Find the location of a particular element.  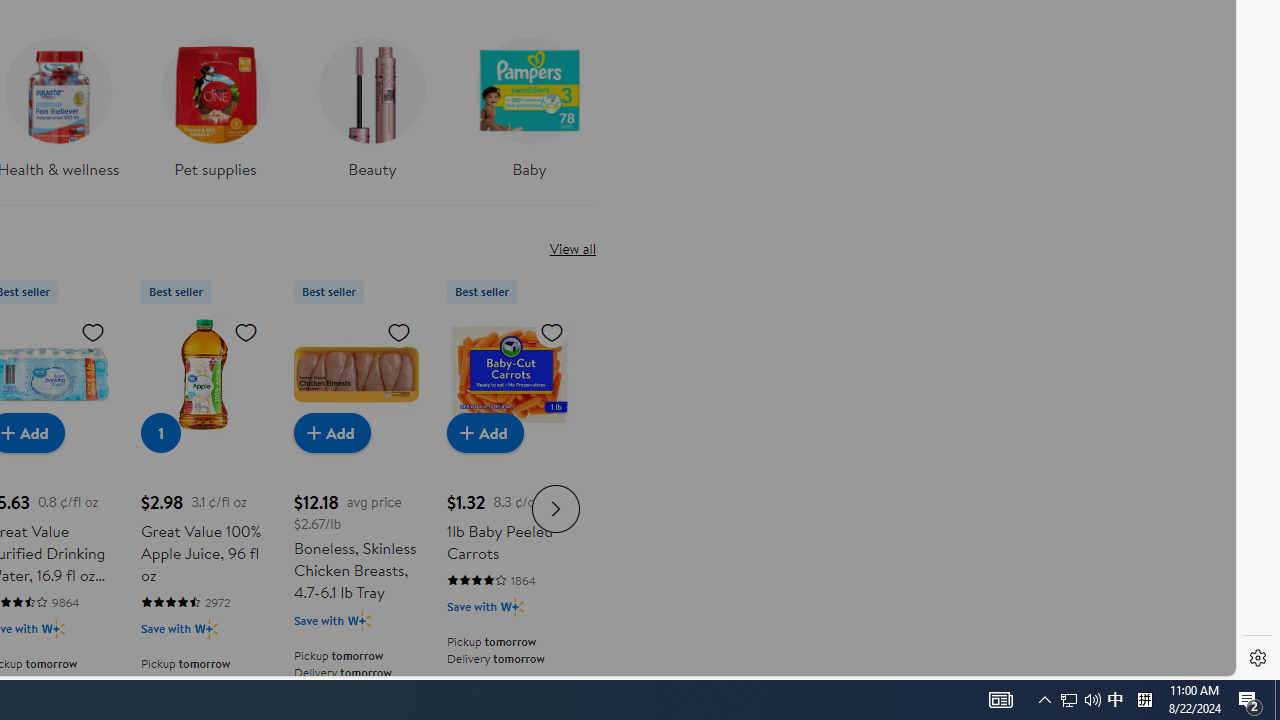

'Pet supplies' is located at coordinates (215, 114).